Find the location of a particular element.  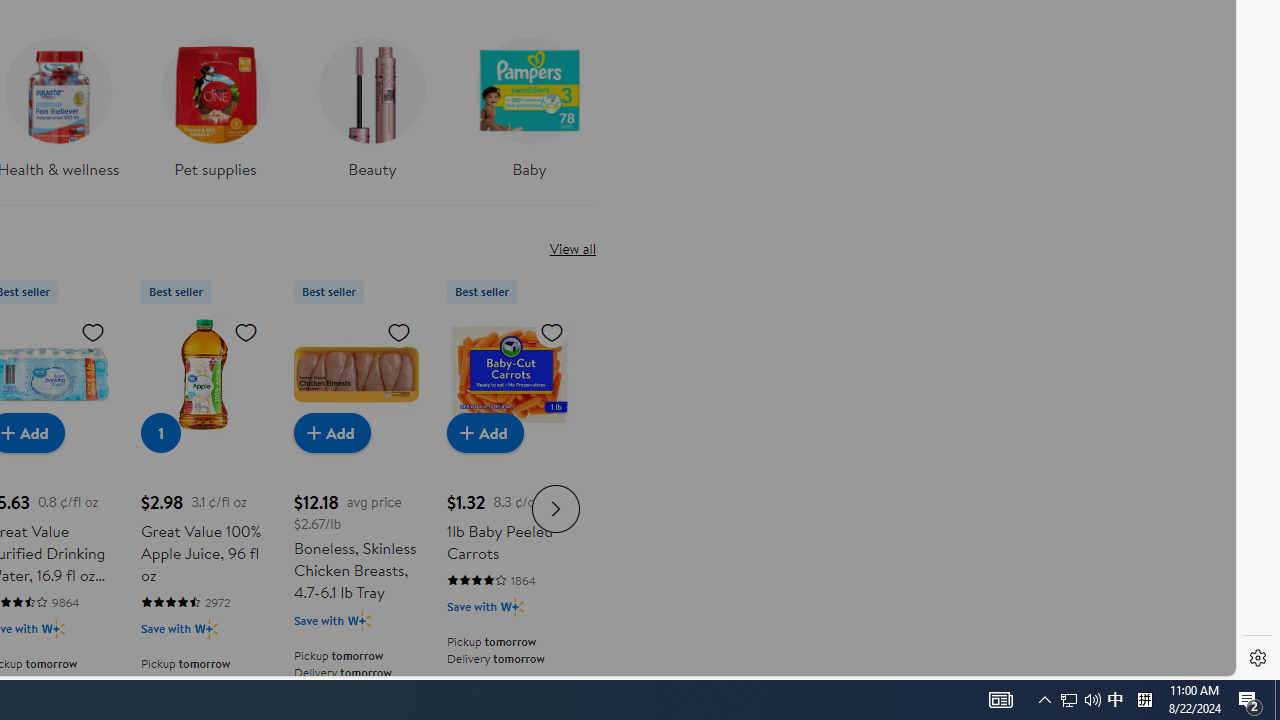

'Pet supplies' is located at coordinates (215, 114).